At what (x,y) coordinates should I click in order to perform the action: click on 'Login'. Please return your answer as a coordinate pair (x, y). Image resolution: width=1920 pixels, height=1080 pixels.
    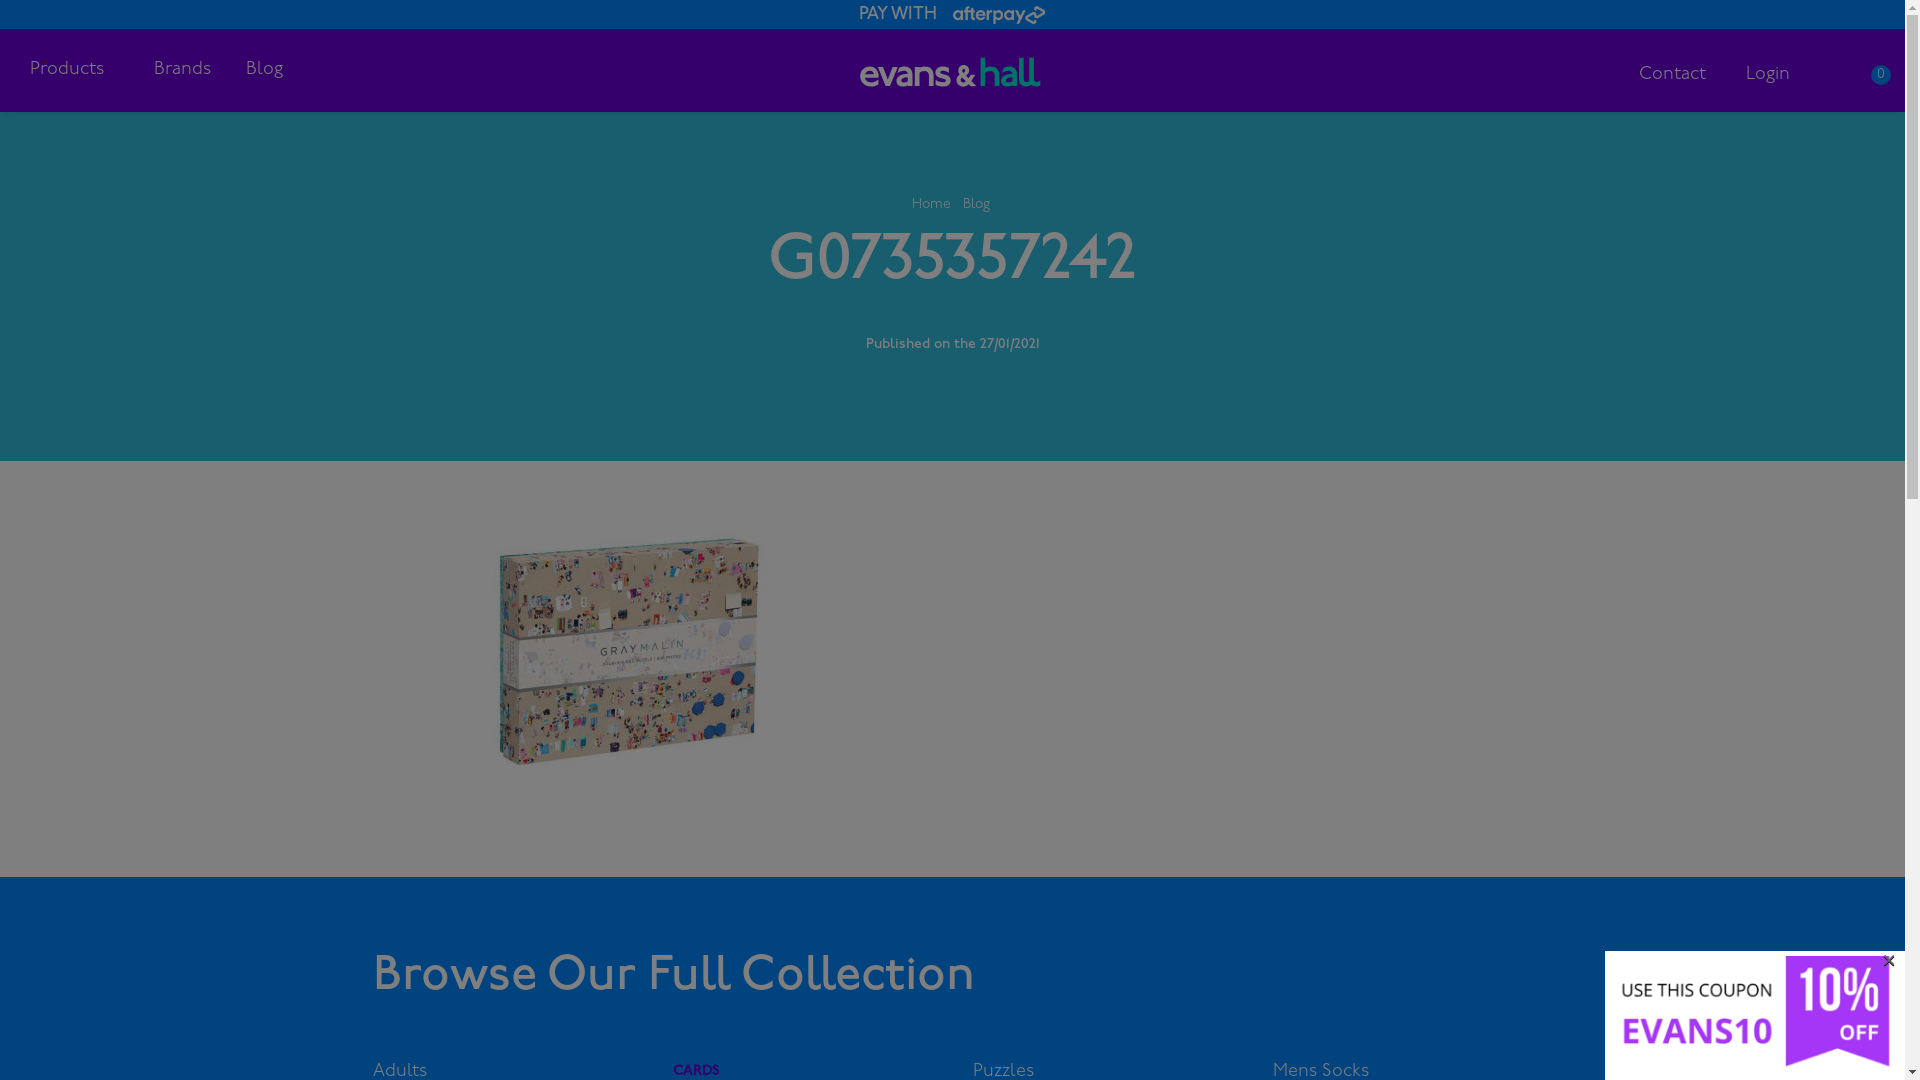
    Looking at the image, I should click on (1767, 73).